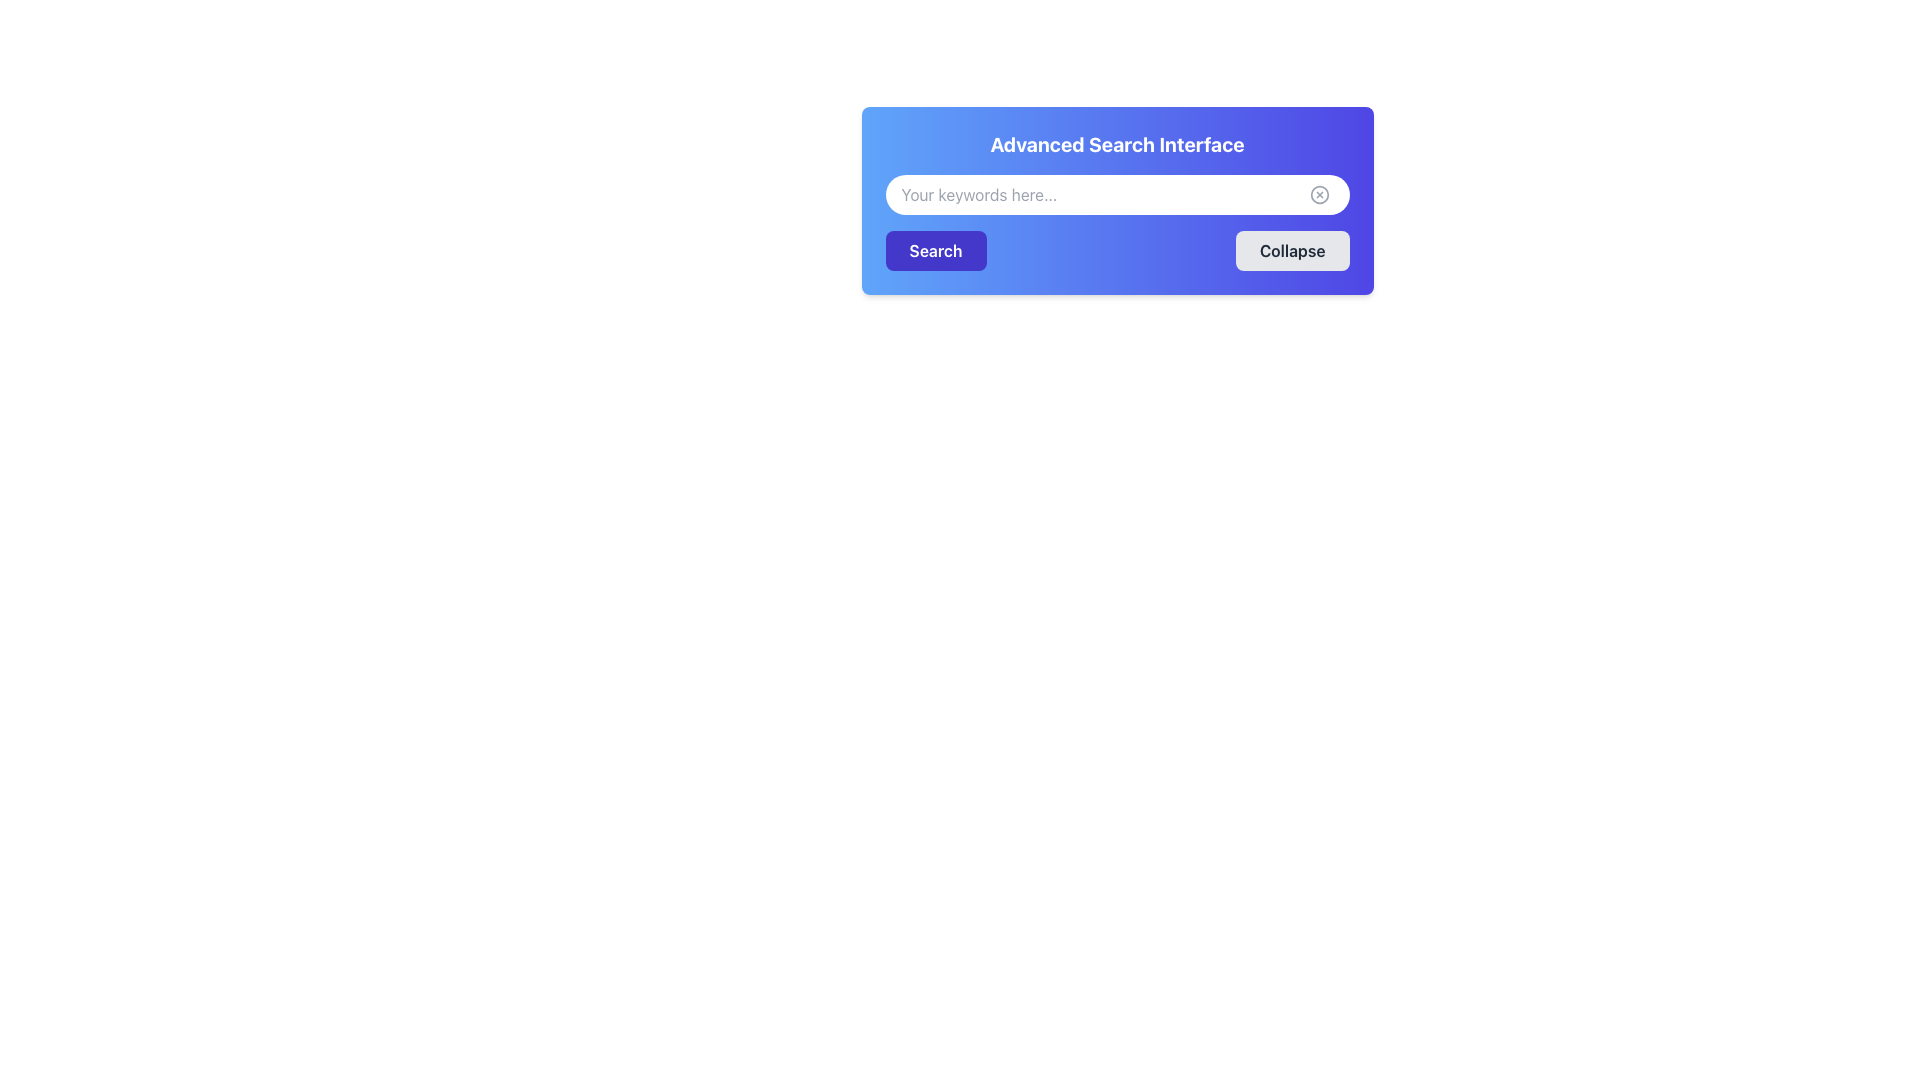  Describe the element at coordinates (1319, 195) in the screenshot. I see `the clear button located on the right side of the input box in the advanced search interface to change its color` at that location.